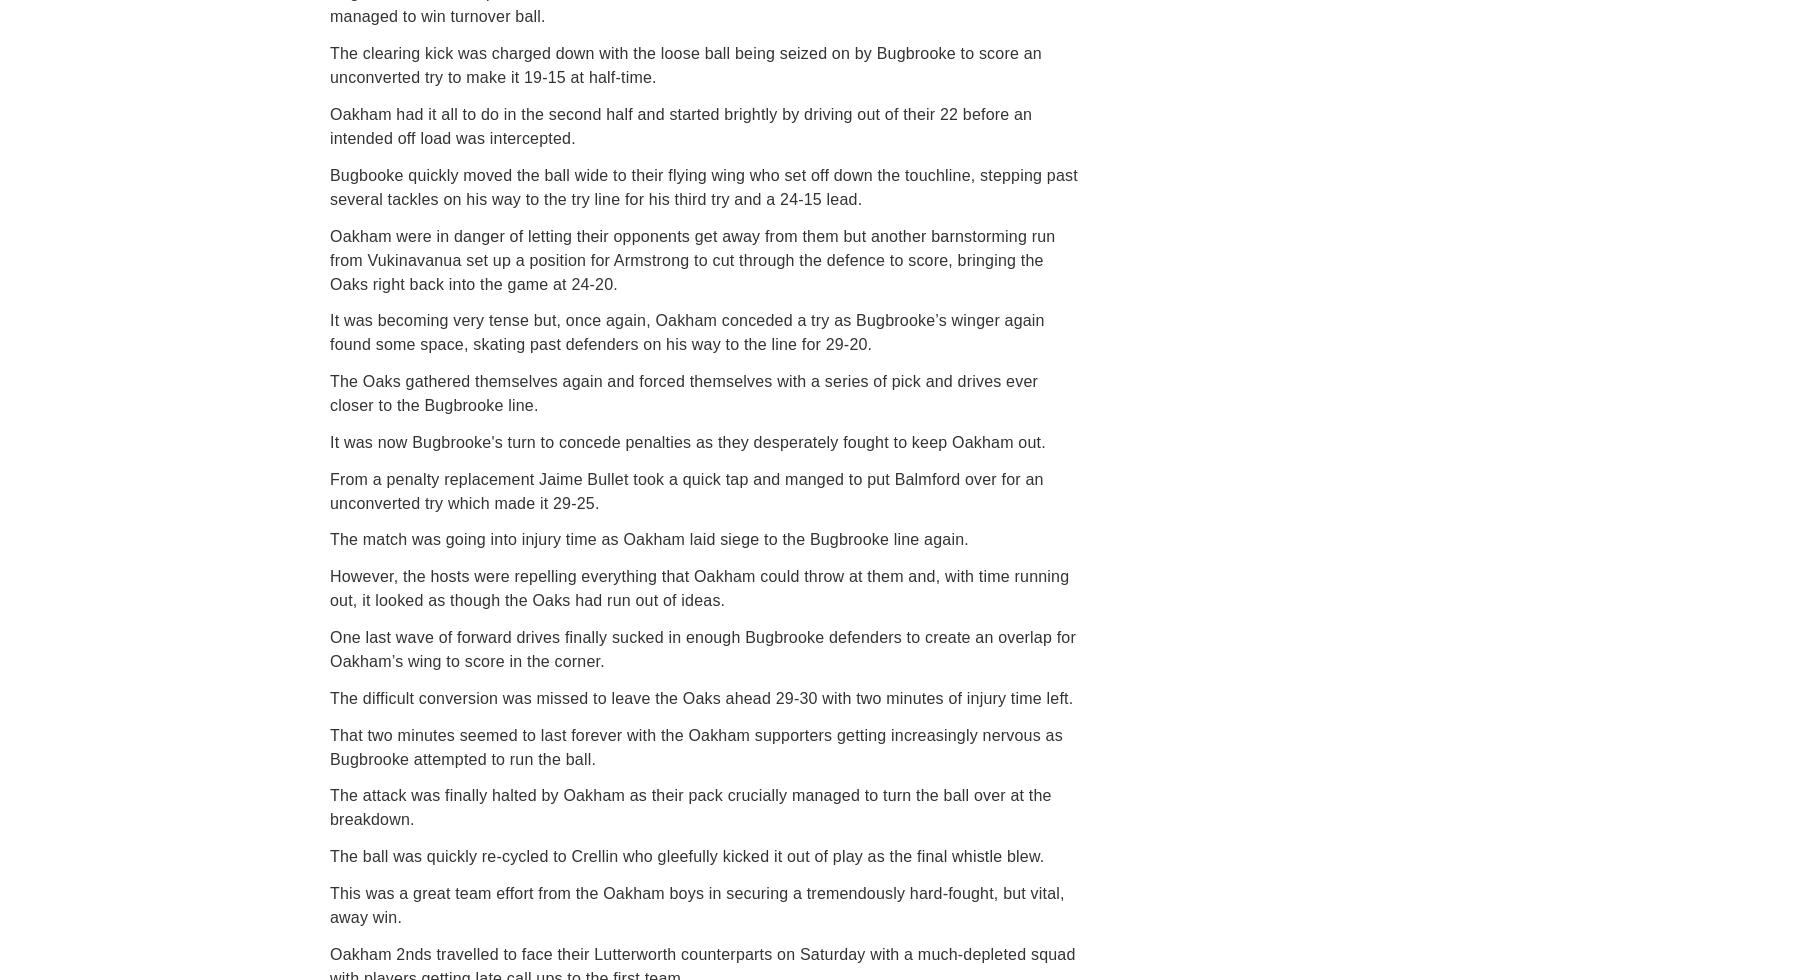 The height and width of the screenshot is (980, 1800). I want to click on 'The difficult conversion was missed to leave the Oaks ahead 29-30 with two minutes of injury time left.', so click(700, 697).